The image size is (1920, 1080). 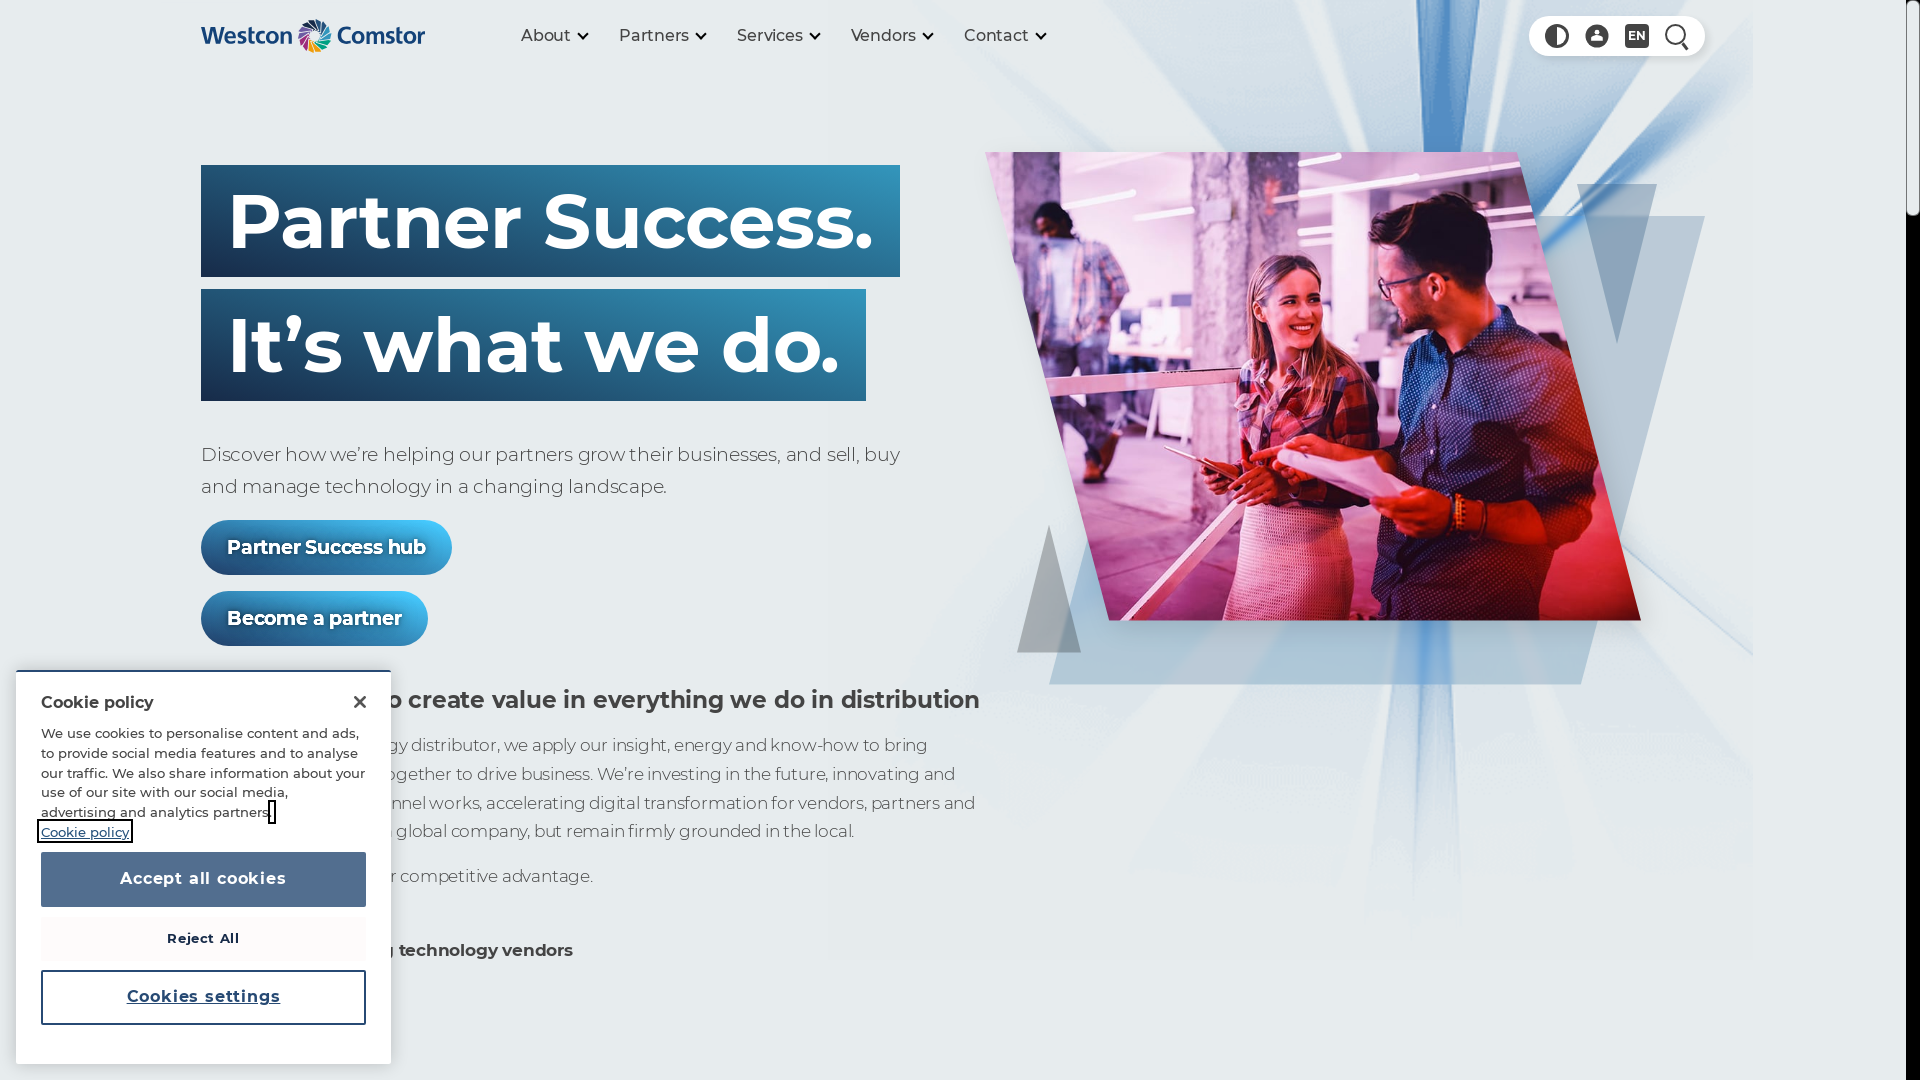 I want to click on 'Contact', so click(x=1004, y=35).